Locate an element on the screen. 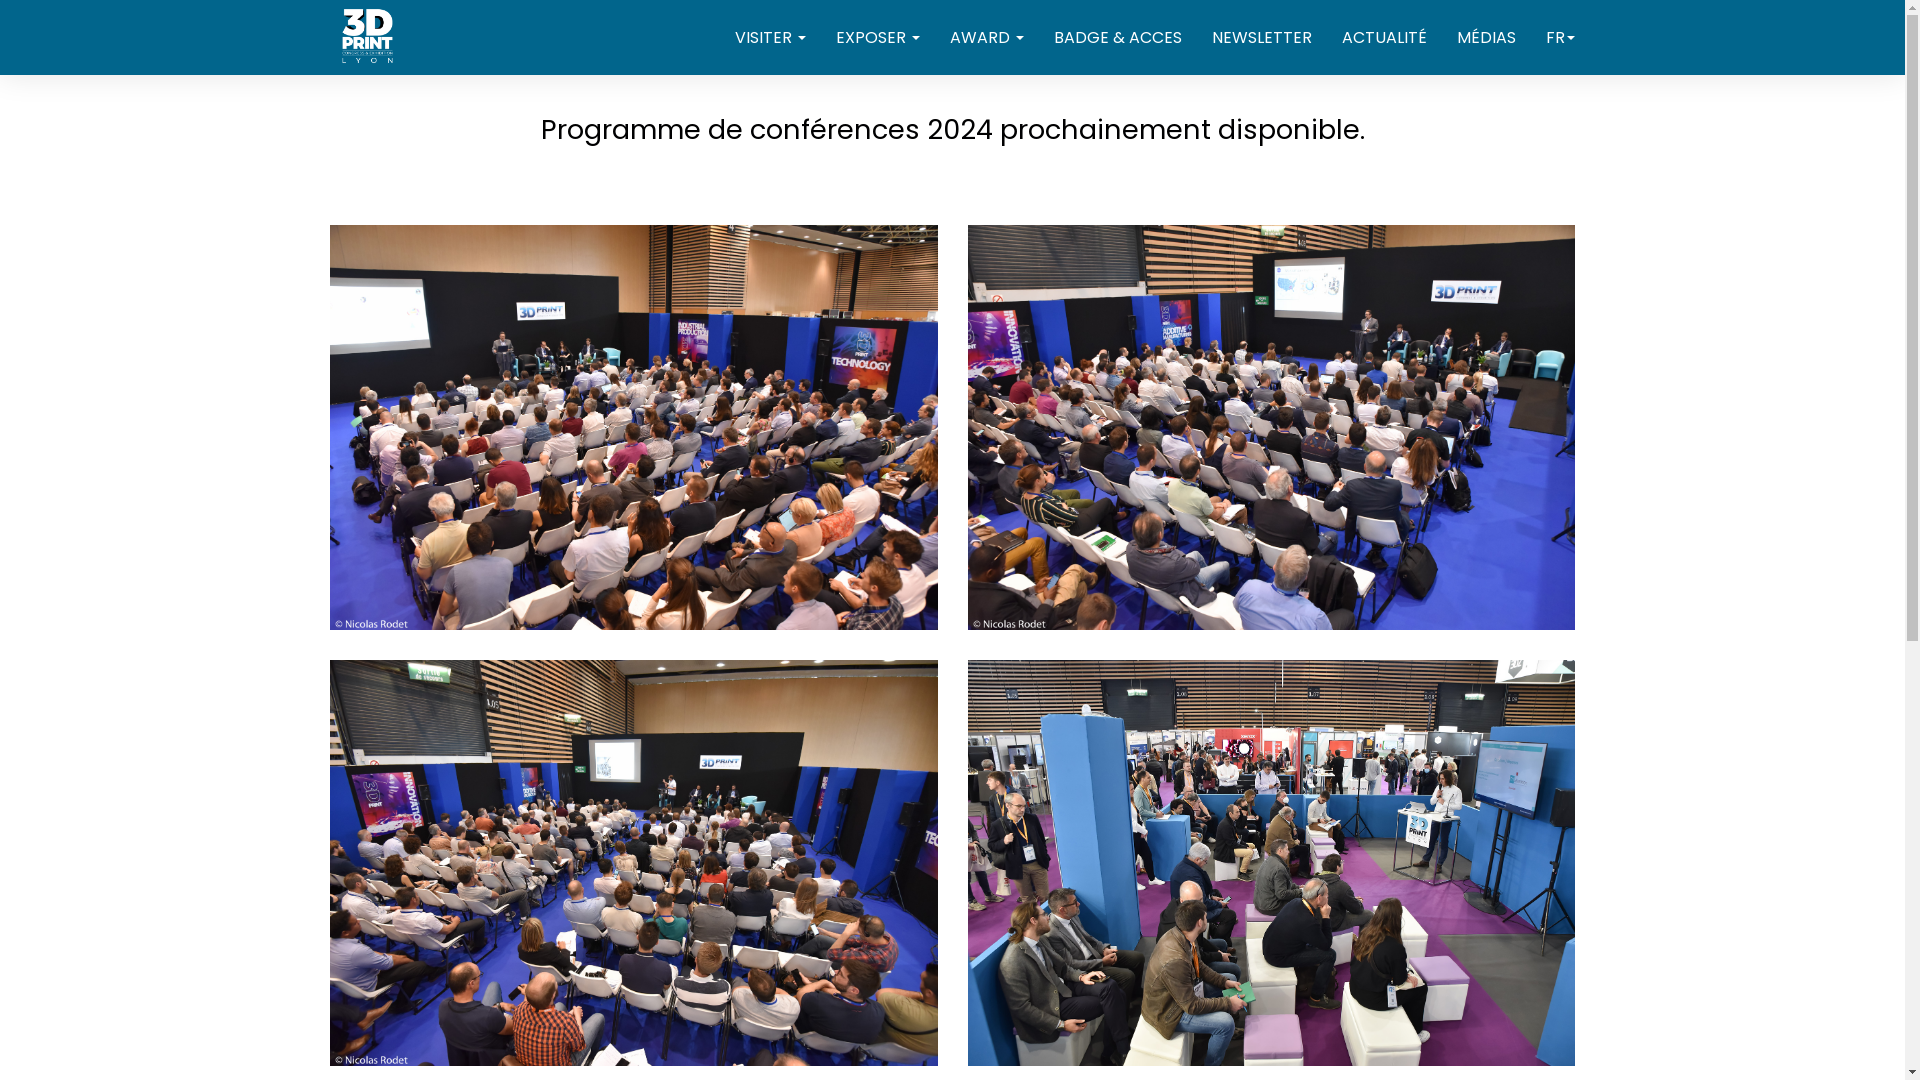  'EXPOSER' is located at coordinates (878, 38).